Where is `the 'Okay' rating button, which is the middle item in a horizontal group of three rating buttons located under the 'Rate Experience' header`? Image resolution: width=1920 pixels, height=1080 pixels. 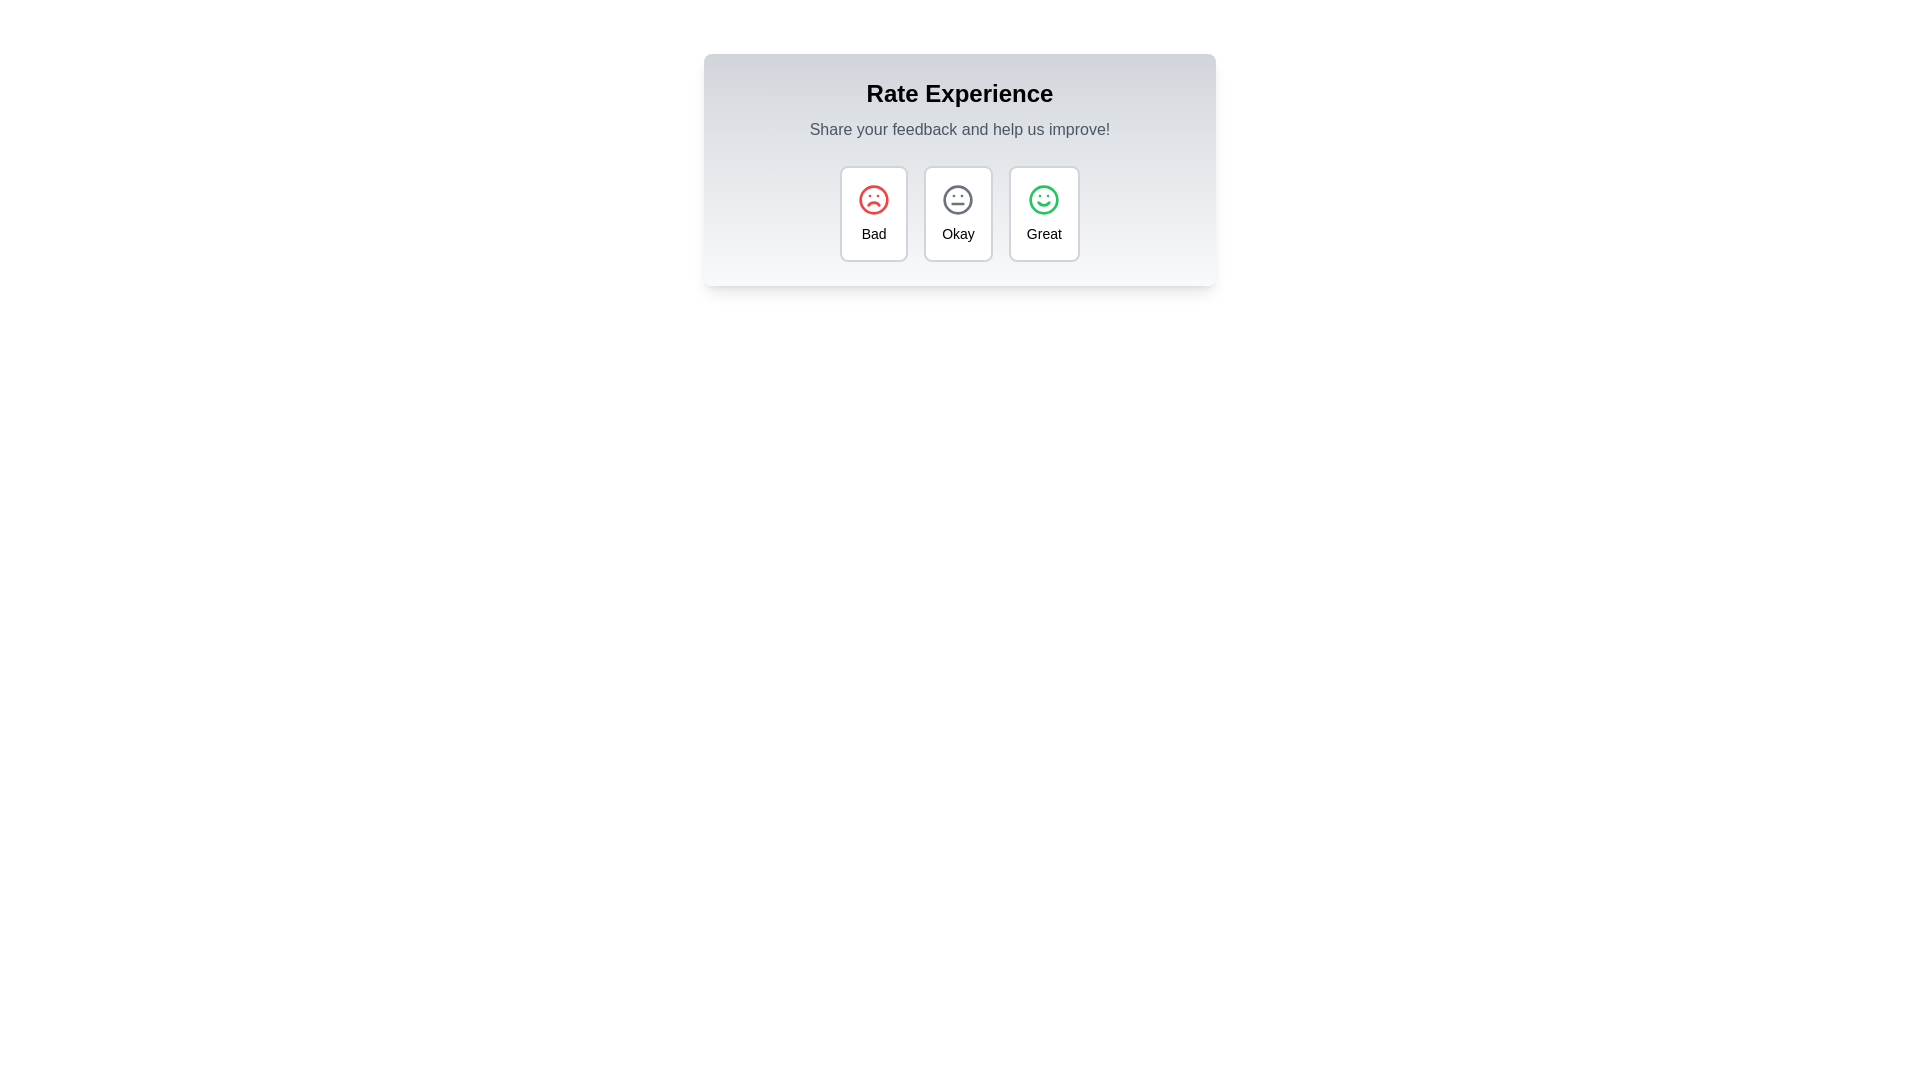 the 'Okay' rating button, which is the middle item in a horizontal group of three rating buttons located under the 'Rate Experience' header is located at coordinates (957, 213).